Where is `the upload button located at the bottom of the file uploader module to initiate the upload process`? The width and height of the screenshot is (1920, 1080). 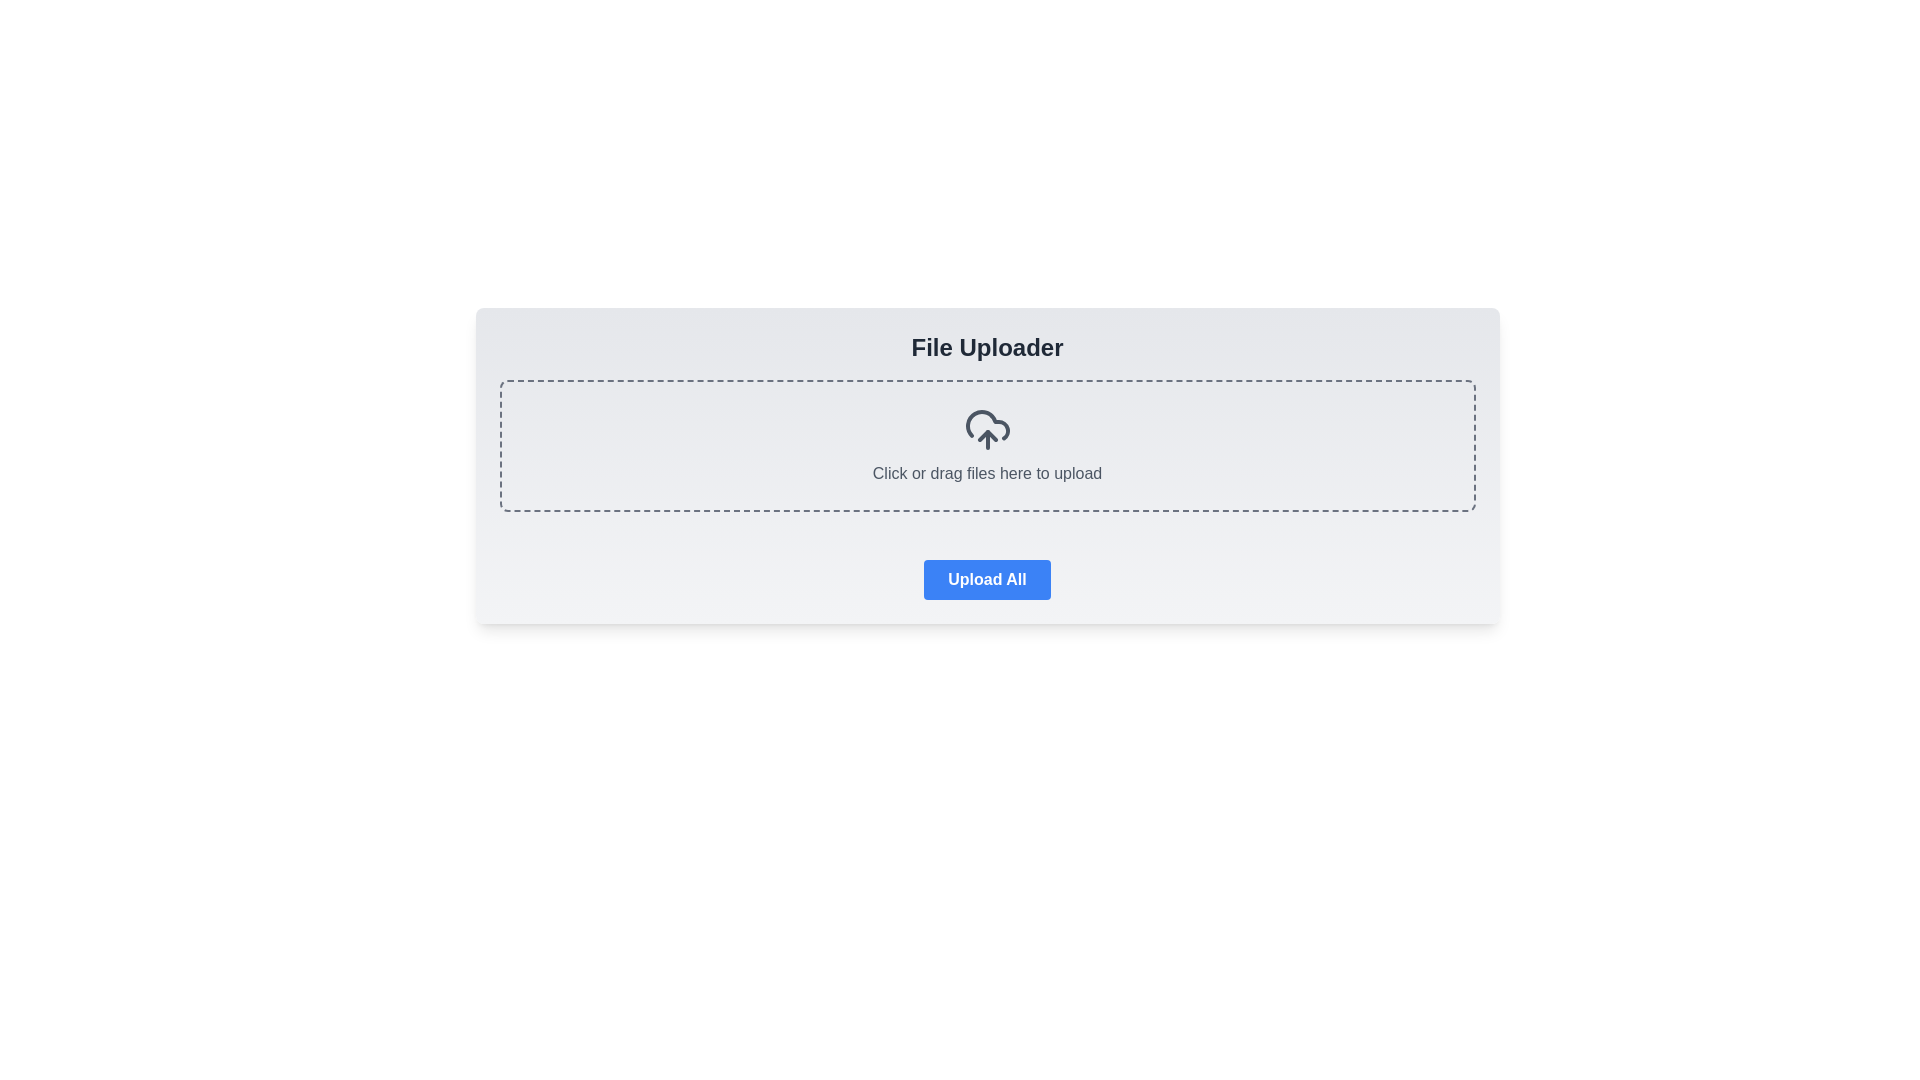 the upload button located at the bottom of the file uploader module to initiate the upload process is located at coordinates (987, 579).